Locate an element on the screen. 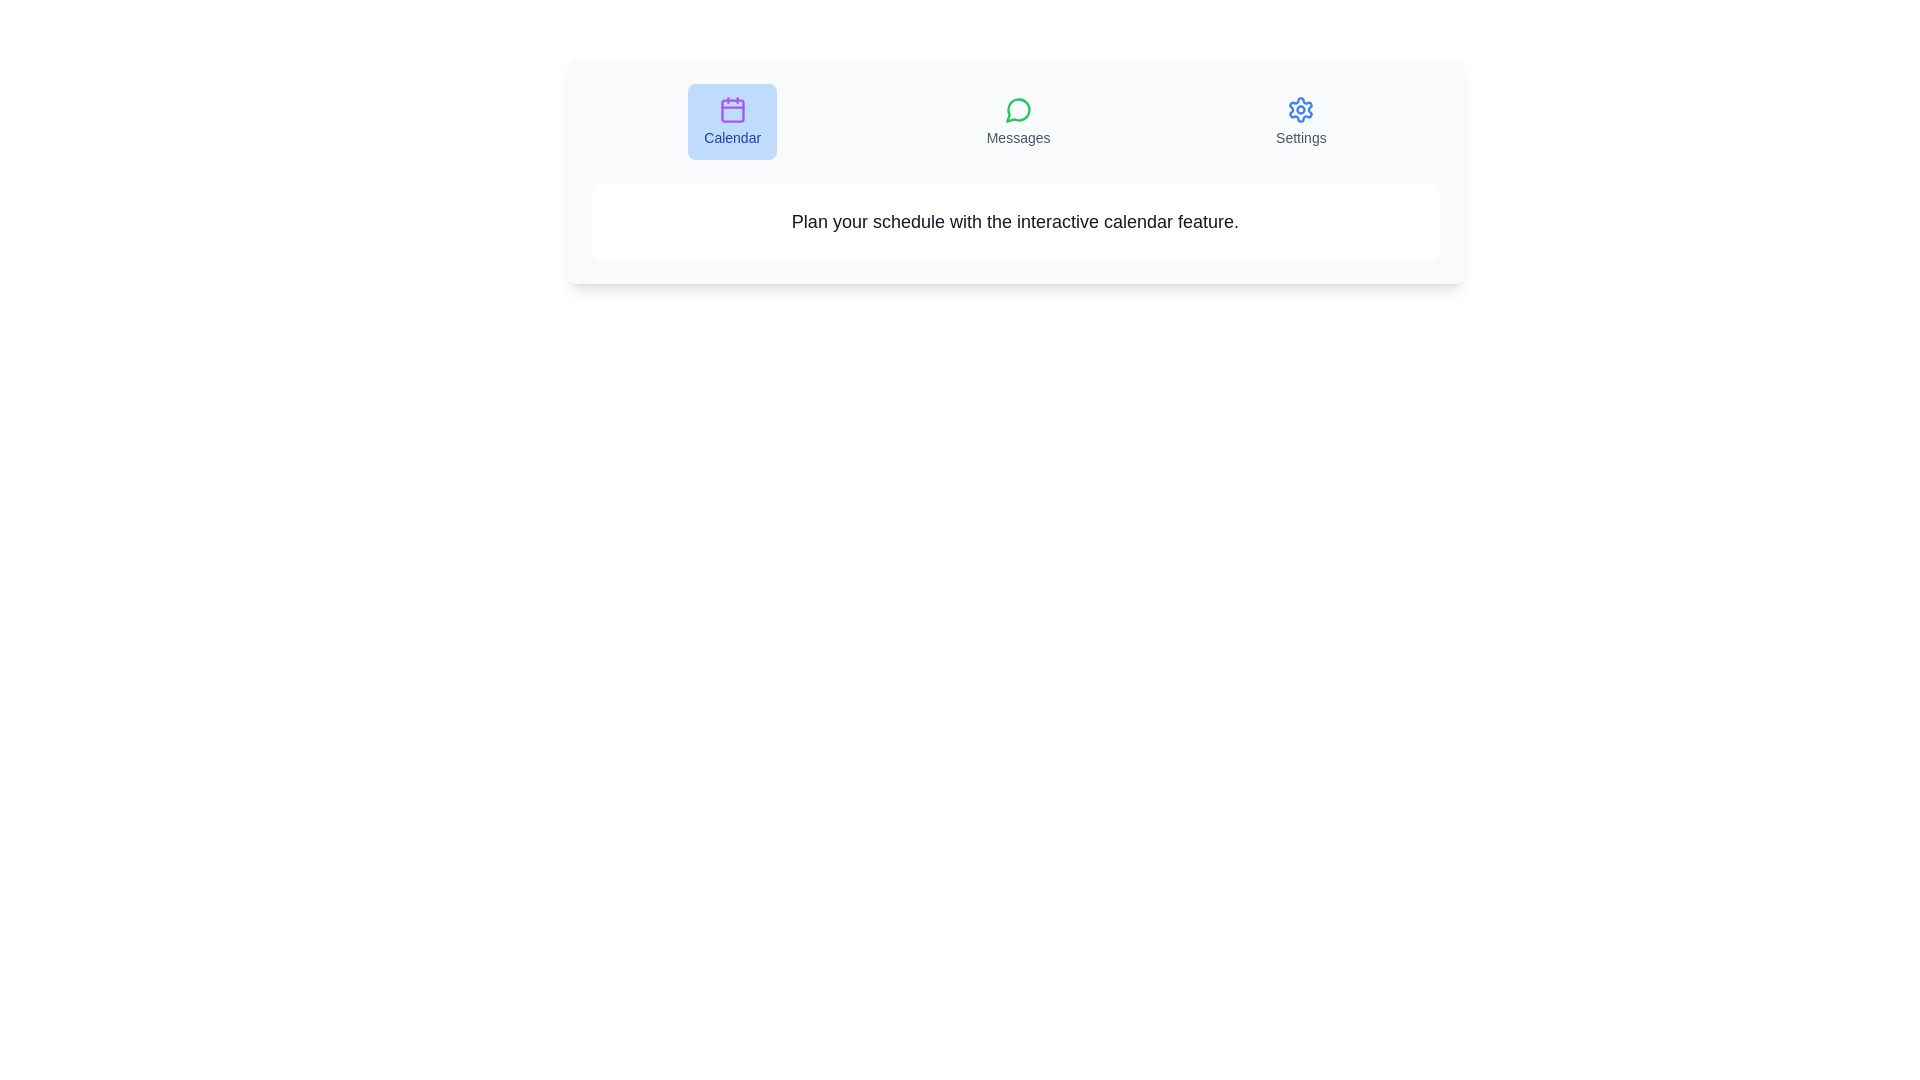  the Messages tab from the available options is located at coordinates (1017, 122).